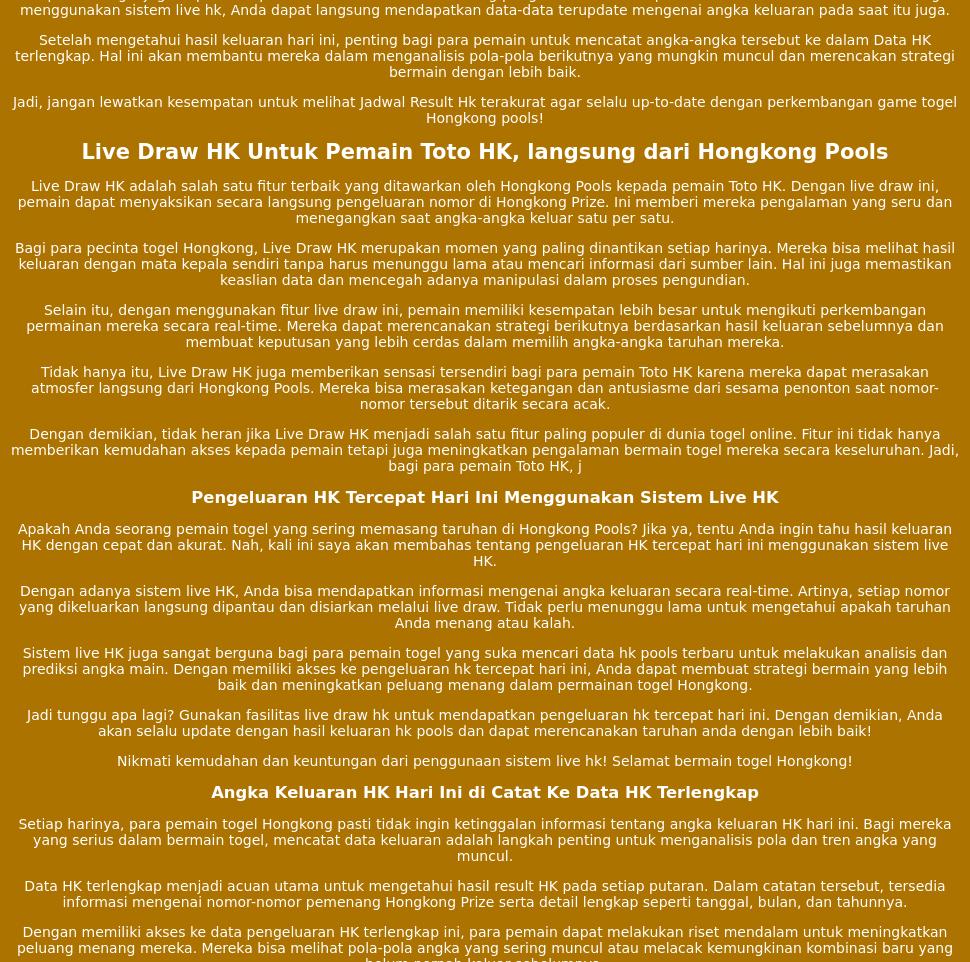 The image size is (970, 962). I want to click on 'Bagi para pecinta togel Hongkong, Live Draw HK merupakan momen yang paling dinantikan setiap harinya. Mereka bisa melihat hasil keluaran dengan mata kepala sendiri tanpa harus menunggu lama atau mencari informasi dari sumber lain. Hal ini juga memastikan keaslian data dan mencegah adanya manipulasi dalam proses pengundian.', so click(483, 263).